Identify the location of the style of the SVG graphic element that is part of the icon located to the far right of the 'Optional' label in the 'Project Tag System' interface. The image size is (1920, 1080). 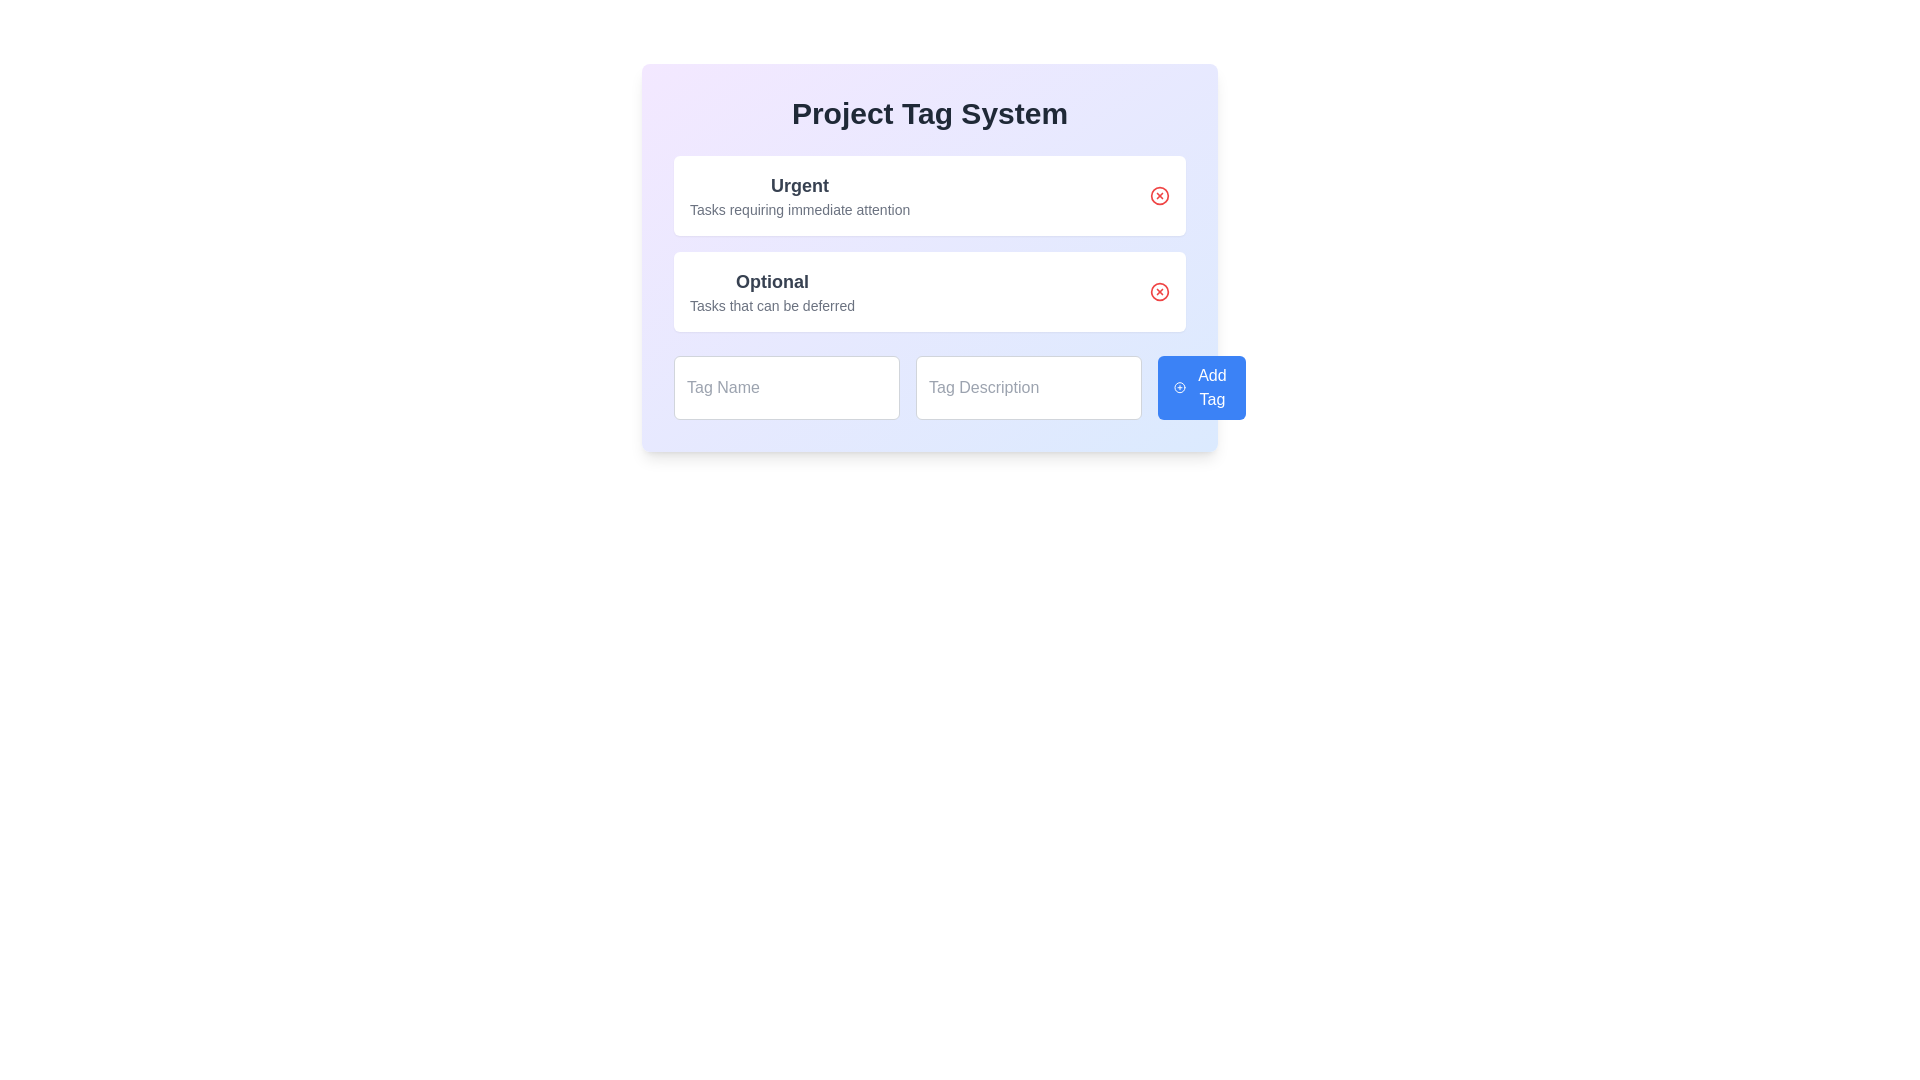
(1160, 292).